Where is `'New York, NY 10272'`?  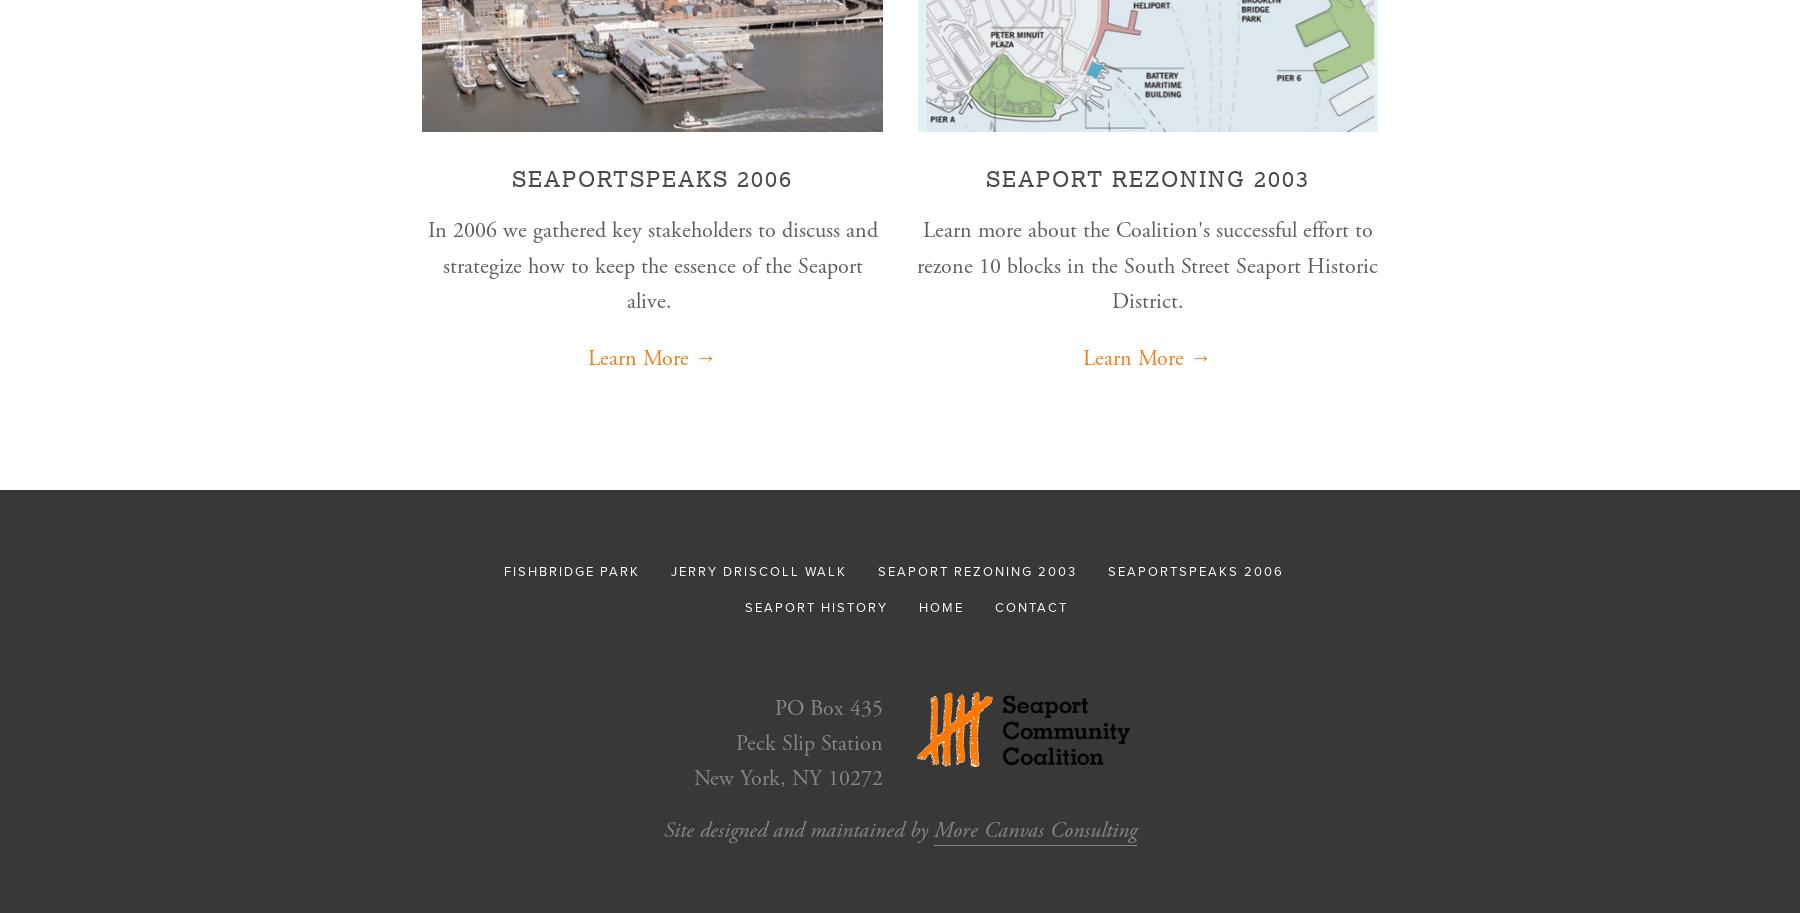
'New York, NY 10272' is located at coordinates (692, 777).